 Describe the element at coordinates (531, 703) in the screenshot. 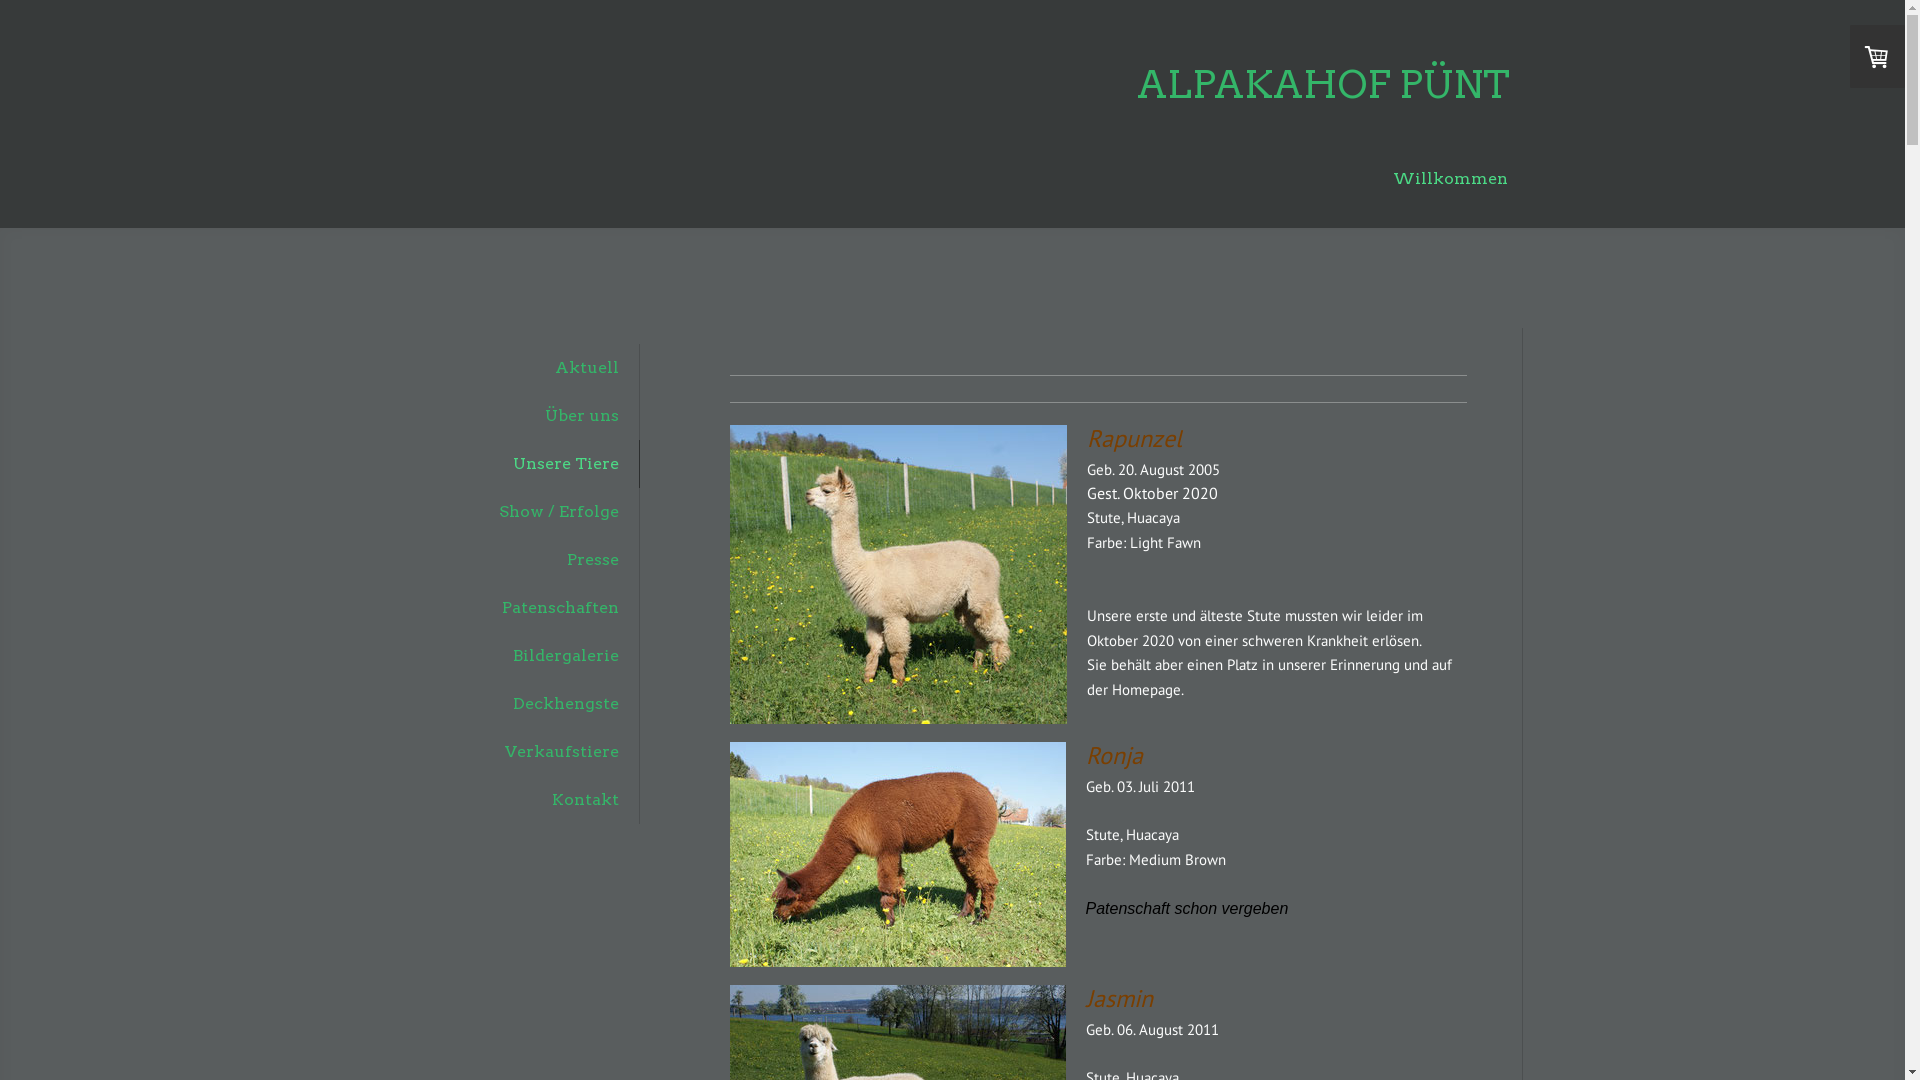

I see `'Deckhengste'` at that location.